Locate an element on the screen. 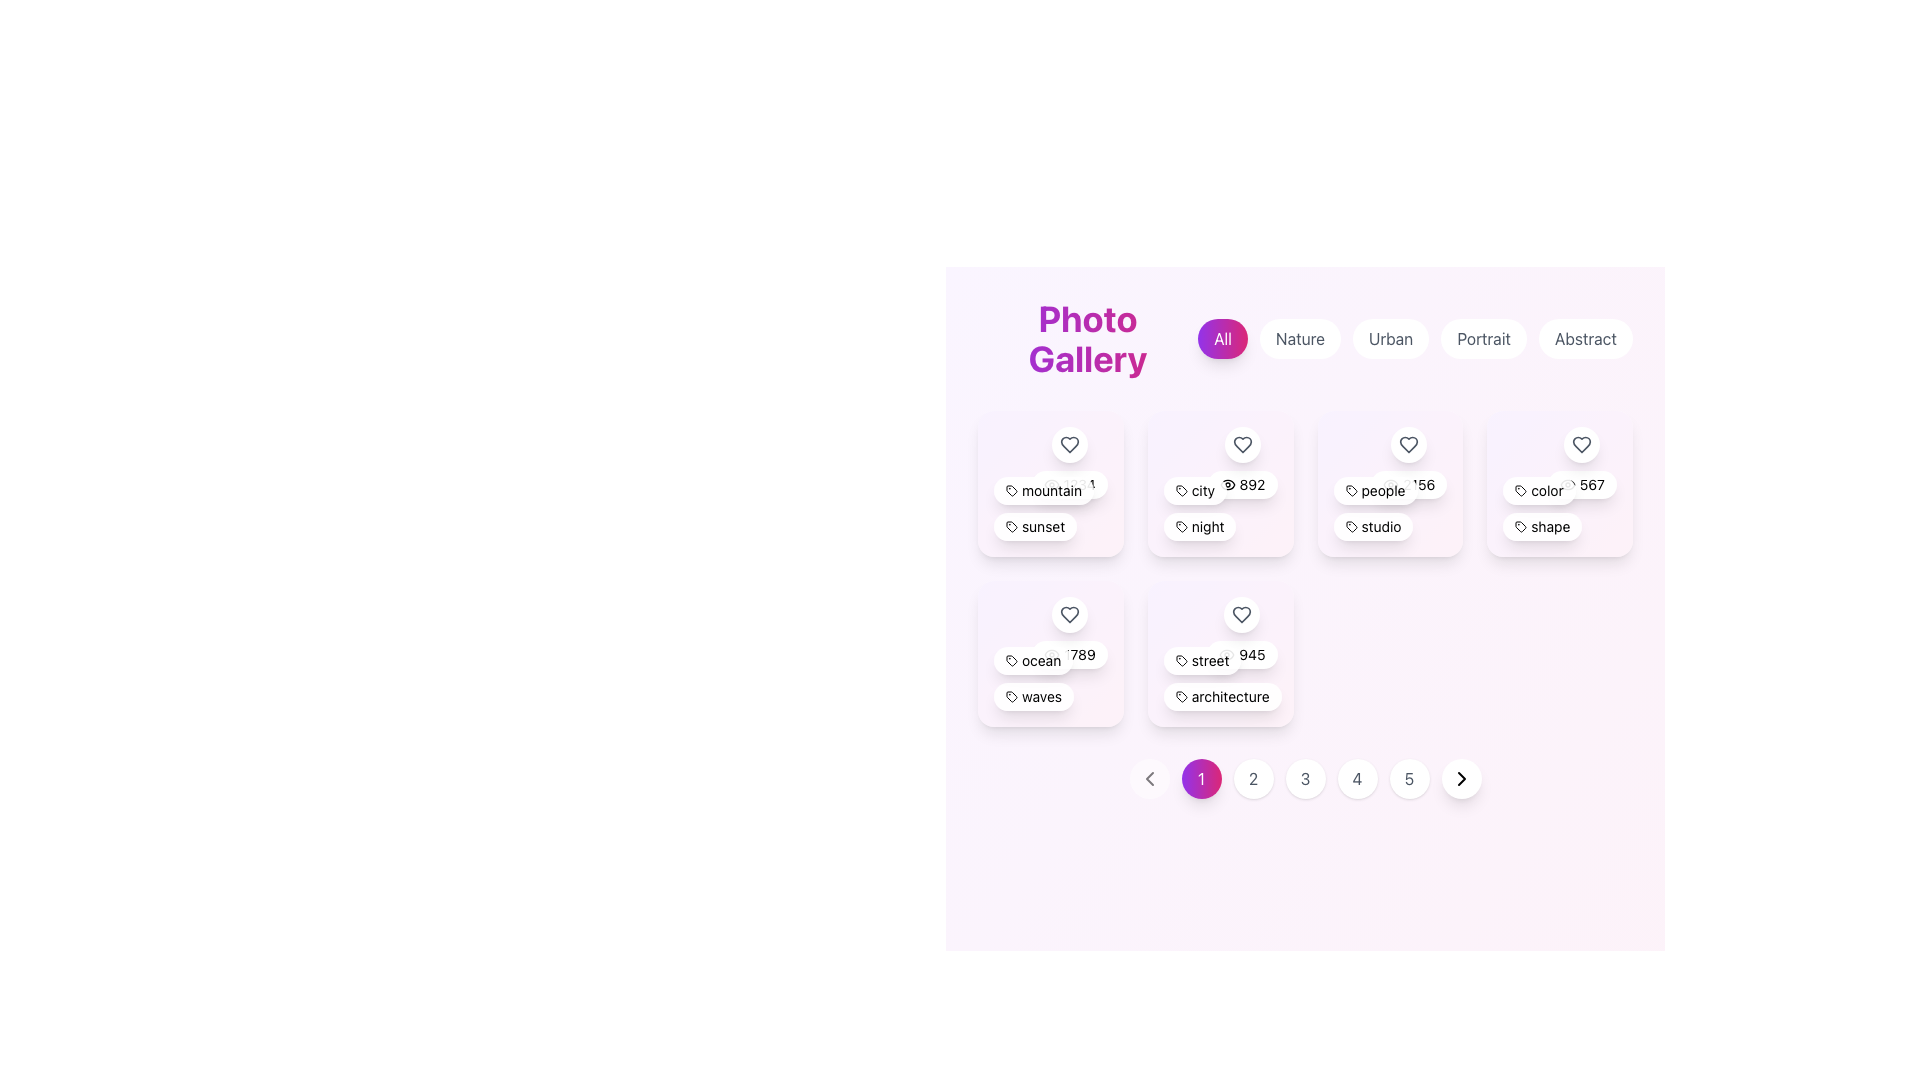 This screenshot has height=1080, width=1920. the first button in the horizontal row of filter selectors below the 'Photo Gallery' heading is located at coordinates (1222, 338).